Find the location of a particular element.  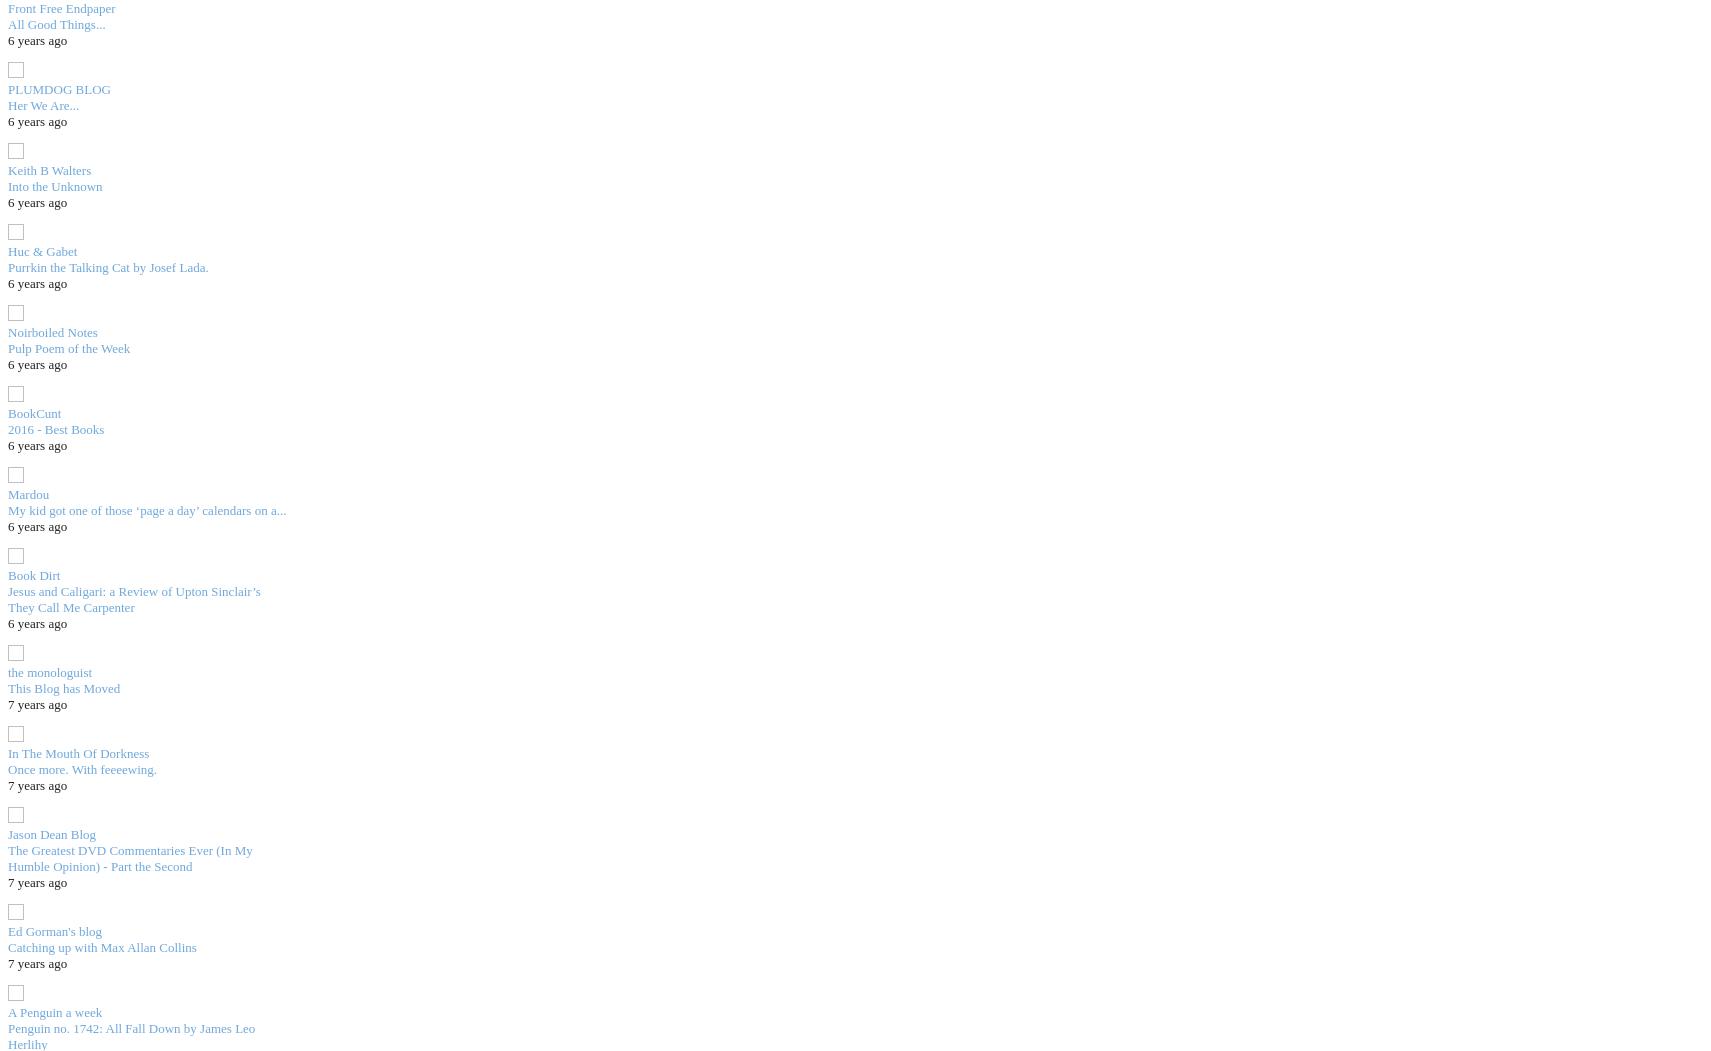

'Book Dirt' is located at coordinates (33, 574).